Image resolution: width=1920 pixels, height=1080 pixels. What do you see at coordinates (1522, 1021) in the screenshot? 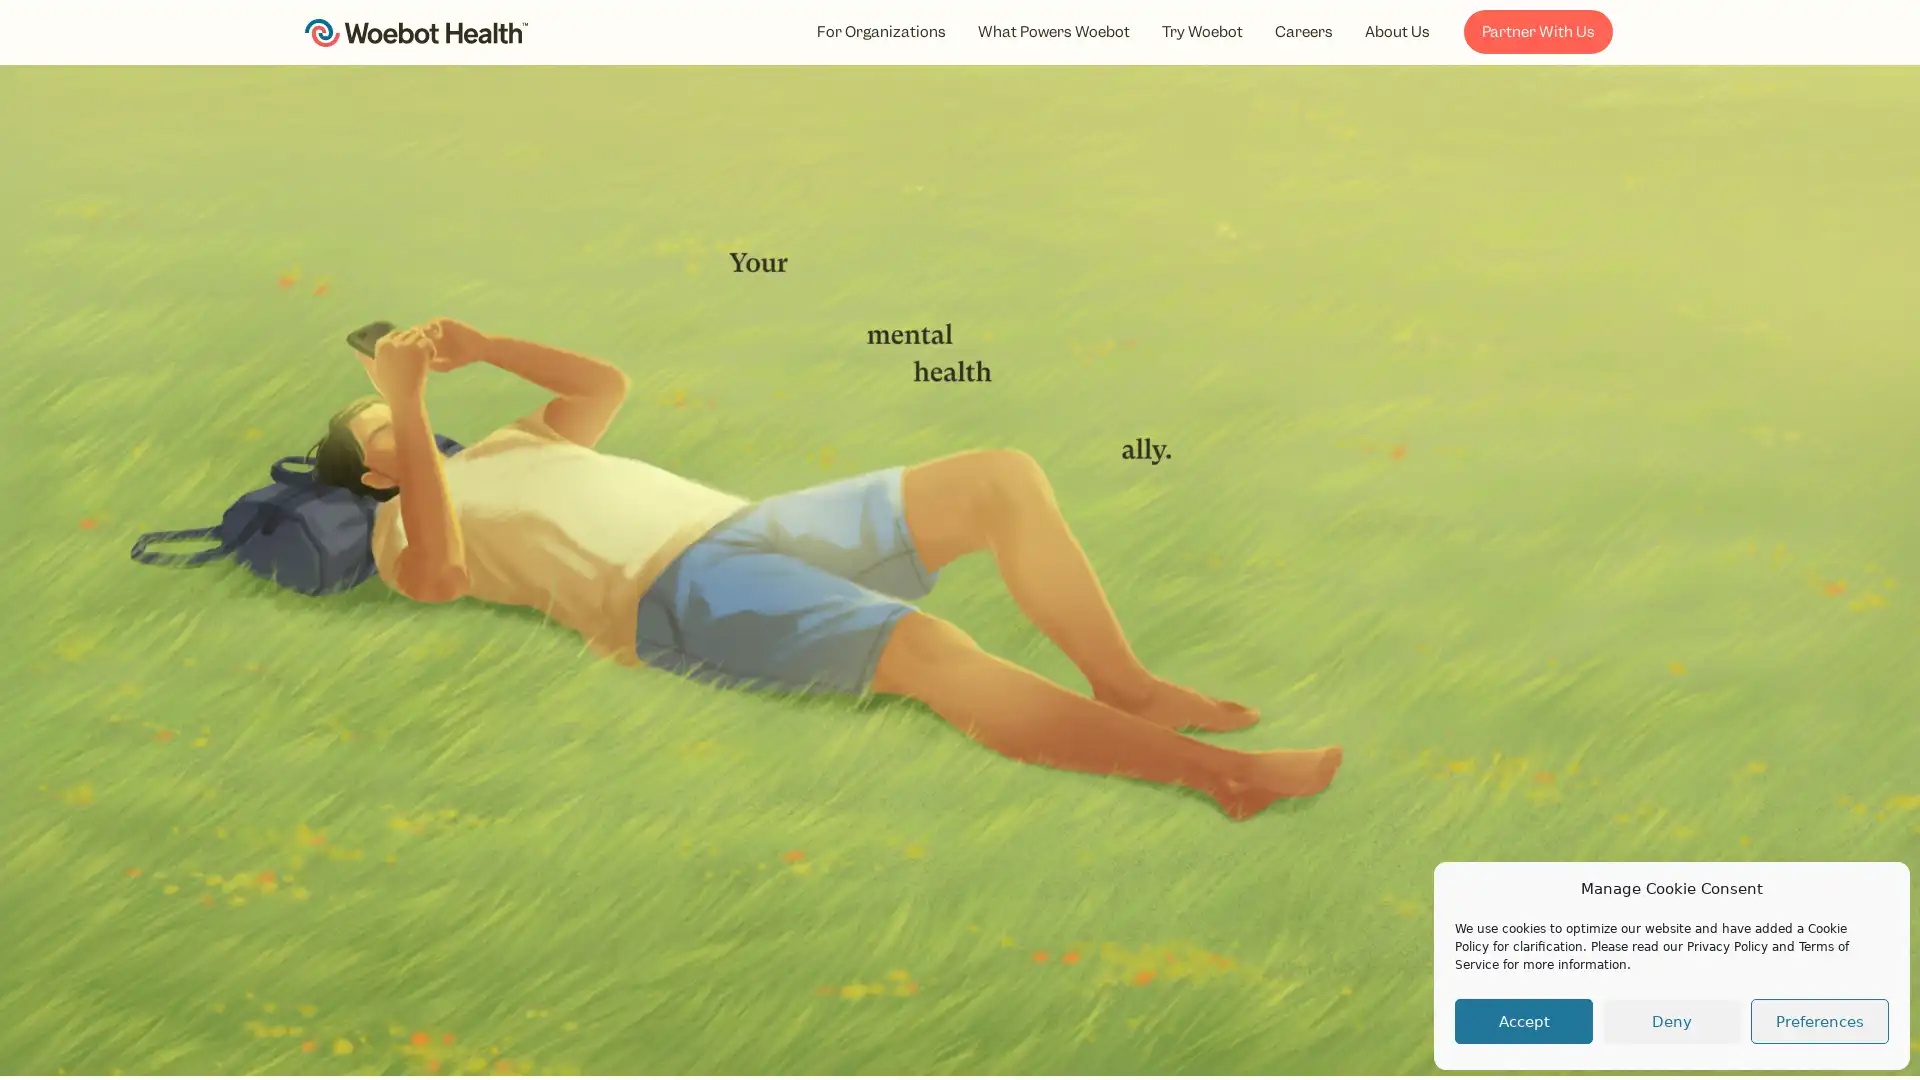
I see `Accept` at bounding box center [1522, 1021].